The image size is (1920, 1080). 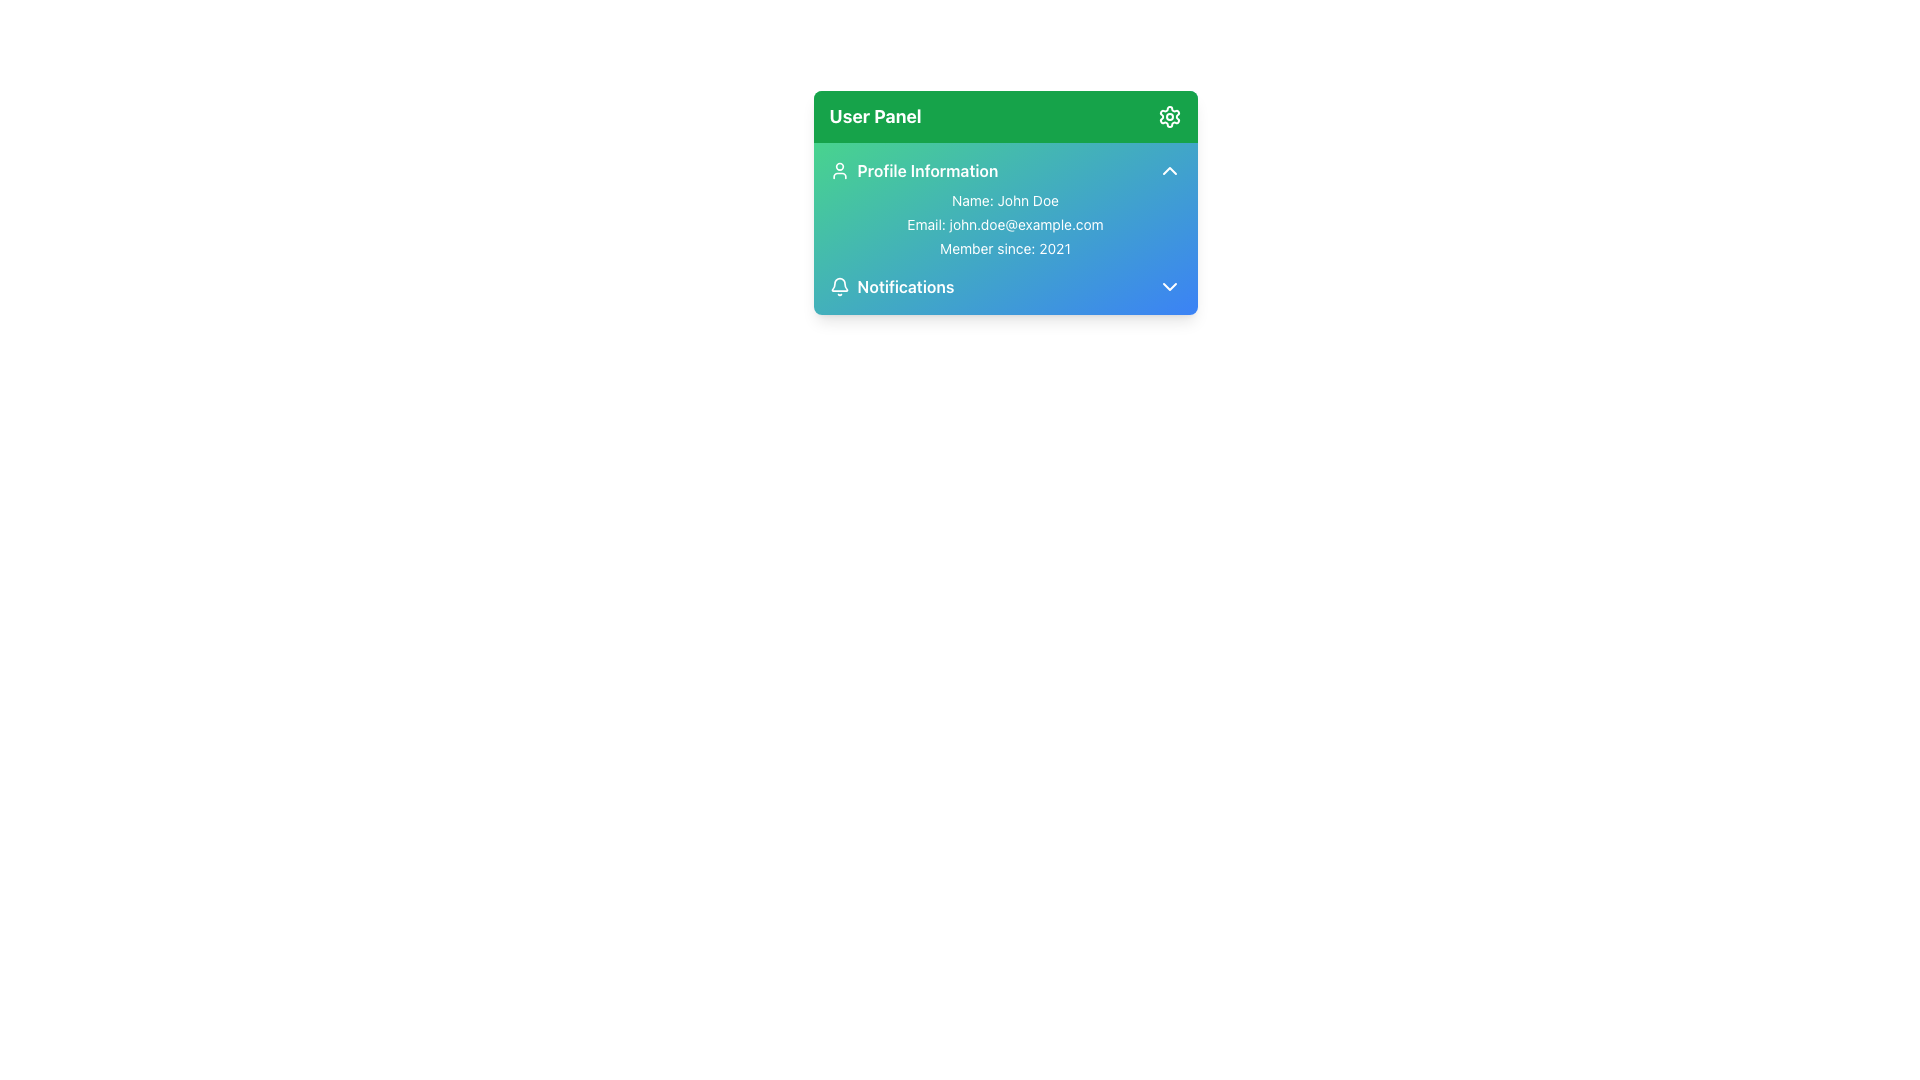 What do you see at coordinates (1005, 200) in the screenshot?
I see `the static text label displaying the user's name, which is located in the 'Profile Information' section, positioned above the 'Email' and 'Member since' labels` at bounding box center [1005, 200].